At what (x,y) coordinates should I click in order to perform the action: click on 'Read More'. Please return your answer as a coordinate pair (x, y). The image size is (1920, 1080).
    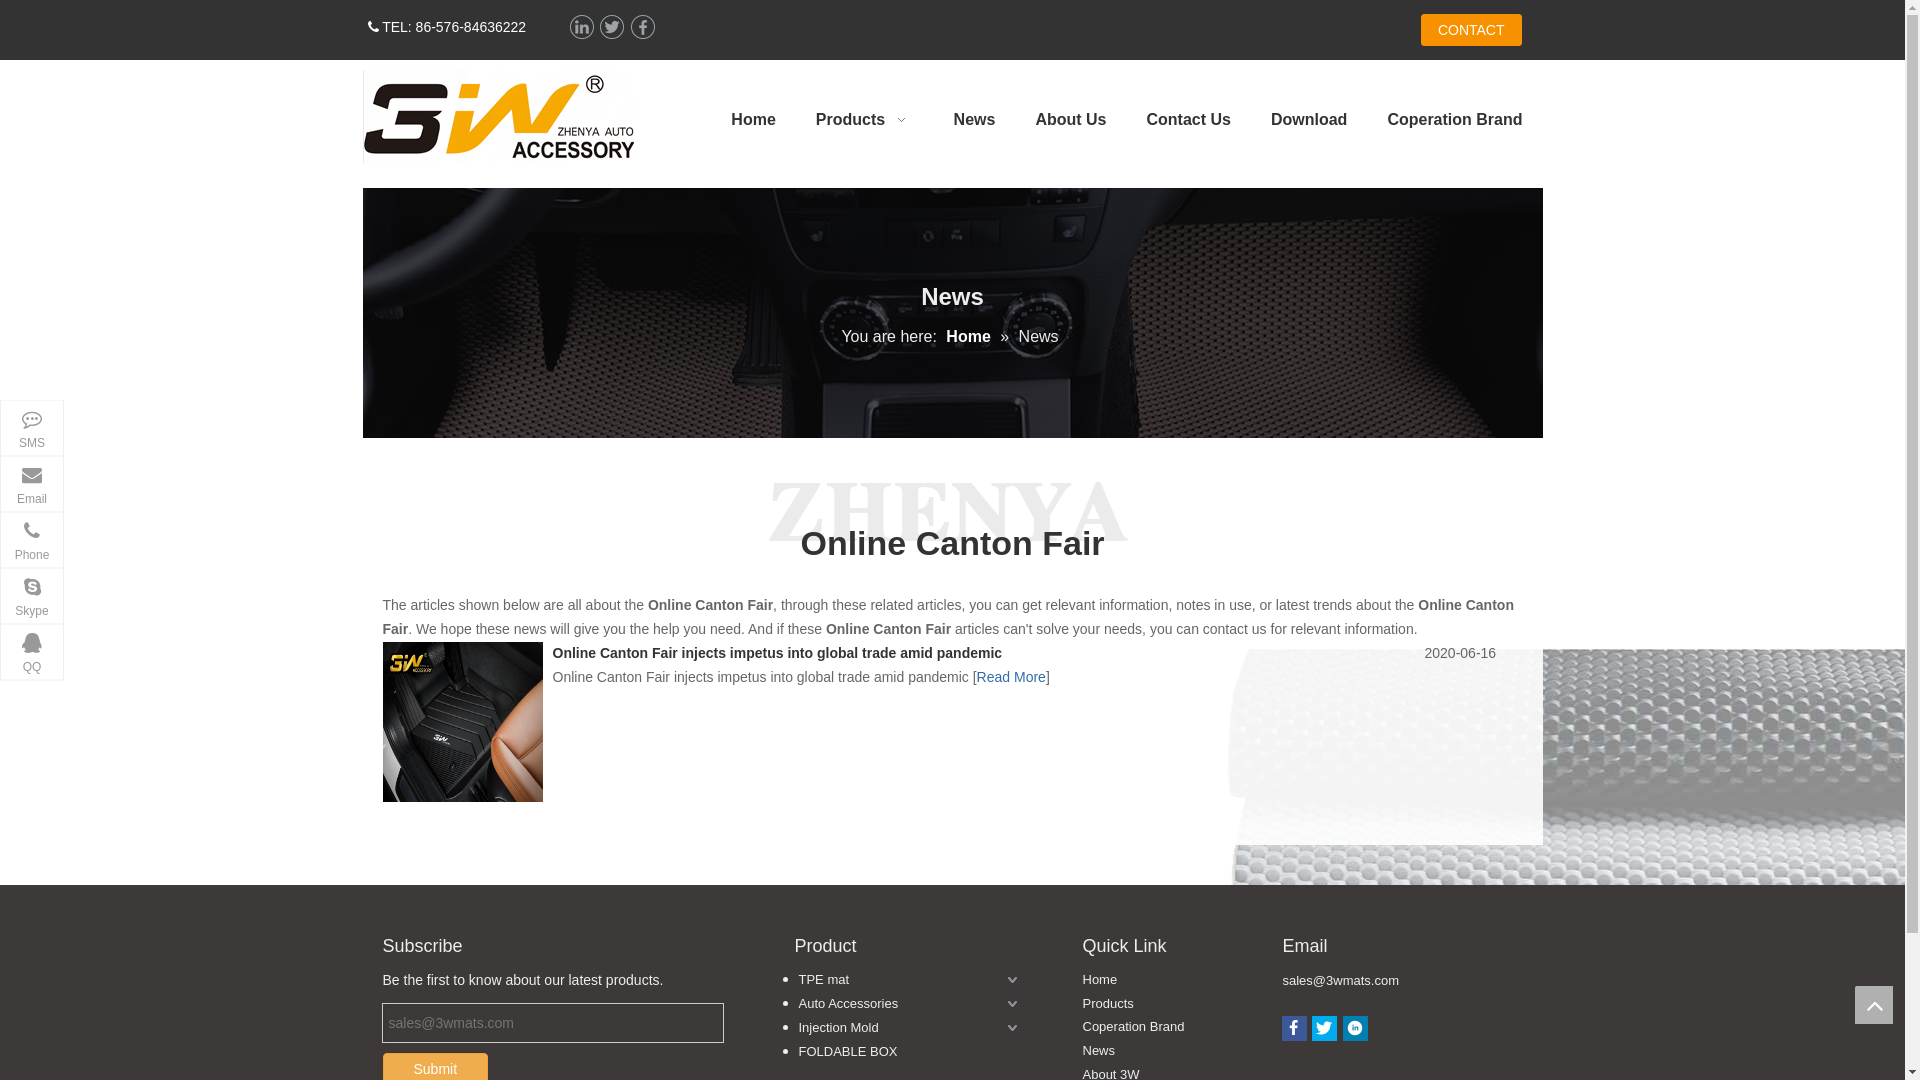
    Looking at the image, I should click on (1011, 676).